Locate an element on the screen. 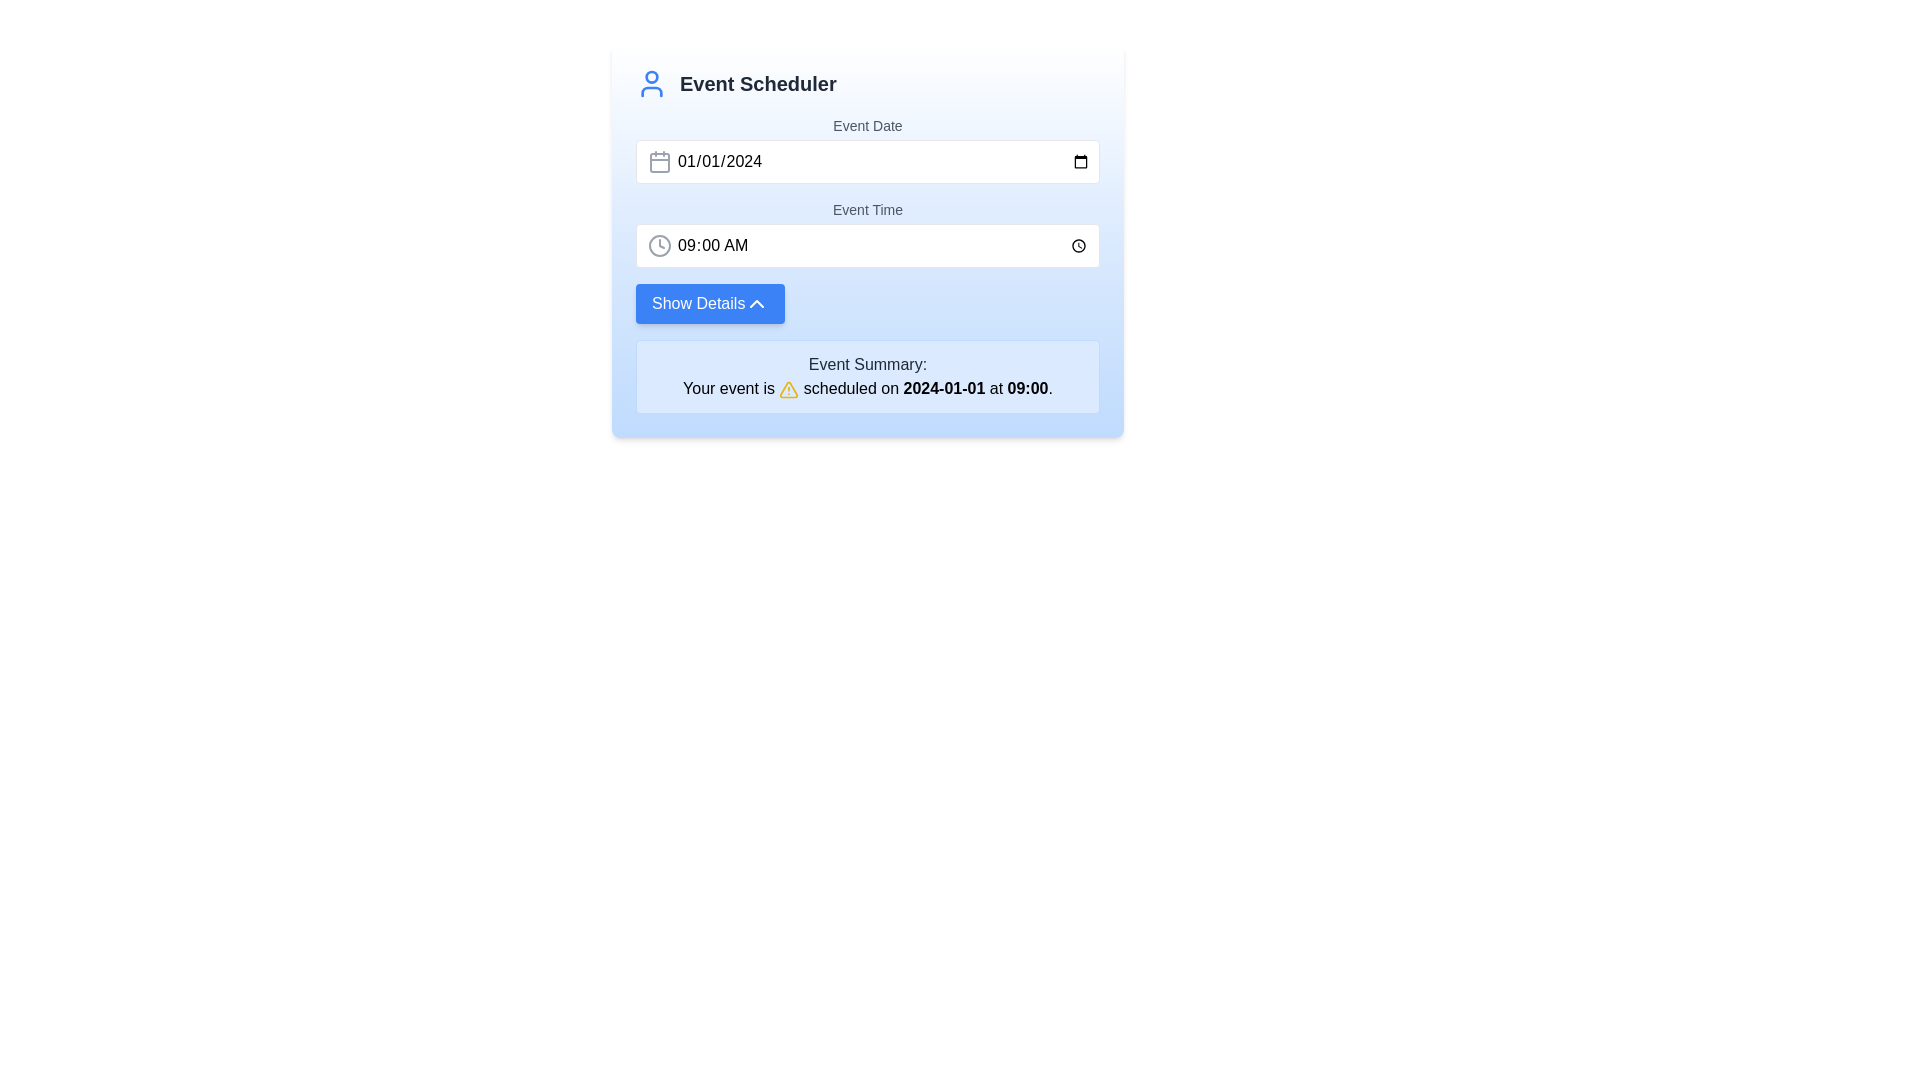 The image size is (1920, 1080). the 'Event Date' text label, which is displayed in gray above the input field for the date is located at coordinates (868, 126).